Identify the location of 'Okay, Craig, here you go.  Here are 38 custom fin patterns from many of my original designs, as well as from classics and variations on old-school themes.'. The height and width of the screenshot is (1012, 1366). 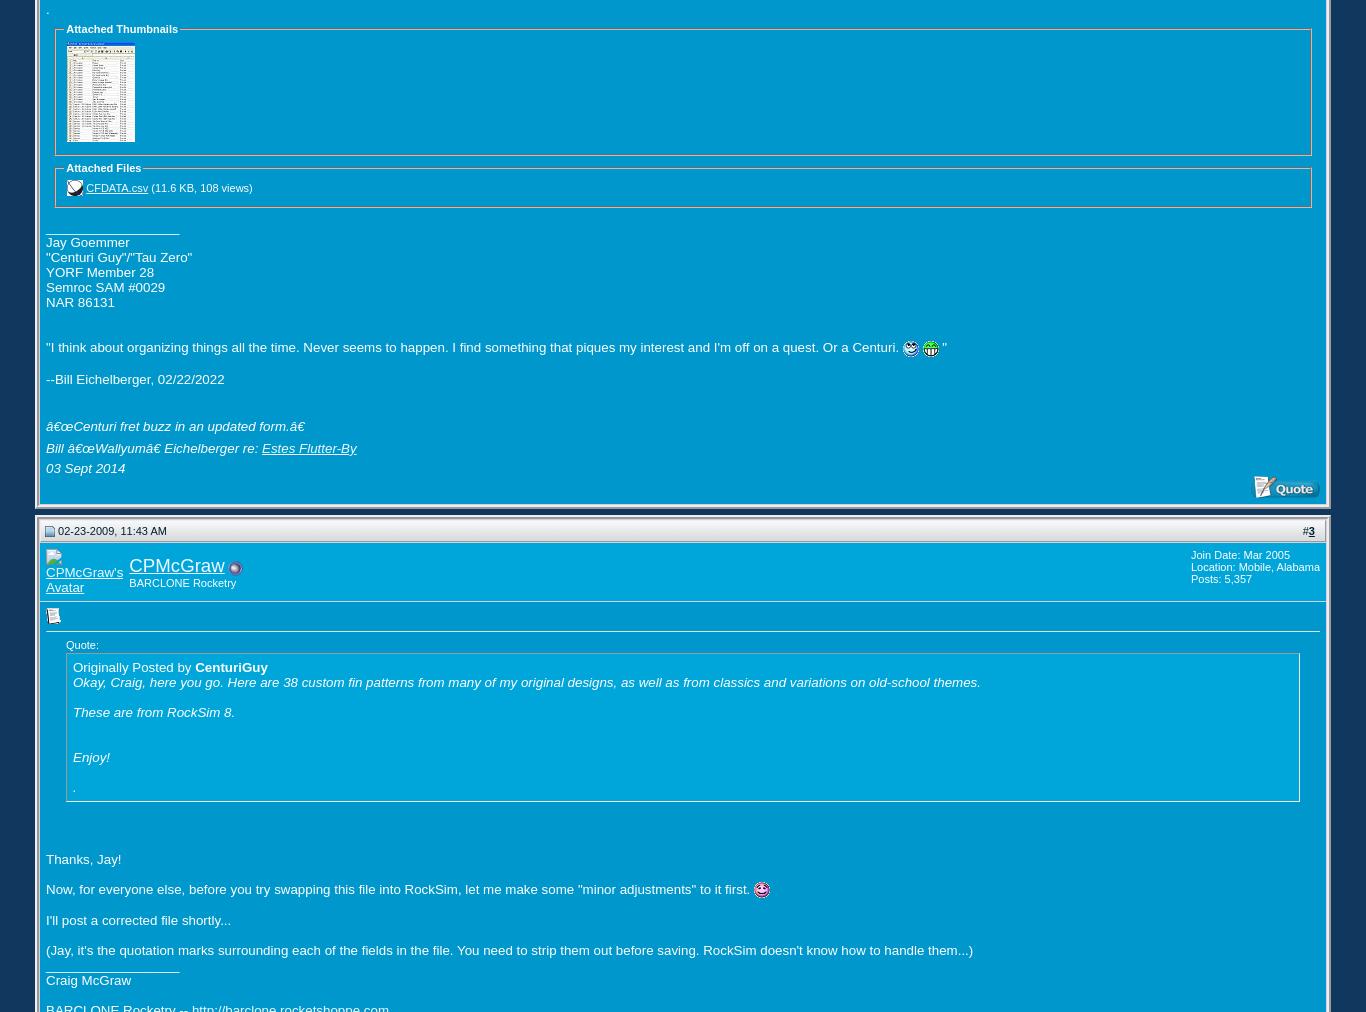
(526, 681).